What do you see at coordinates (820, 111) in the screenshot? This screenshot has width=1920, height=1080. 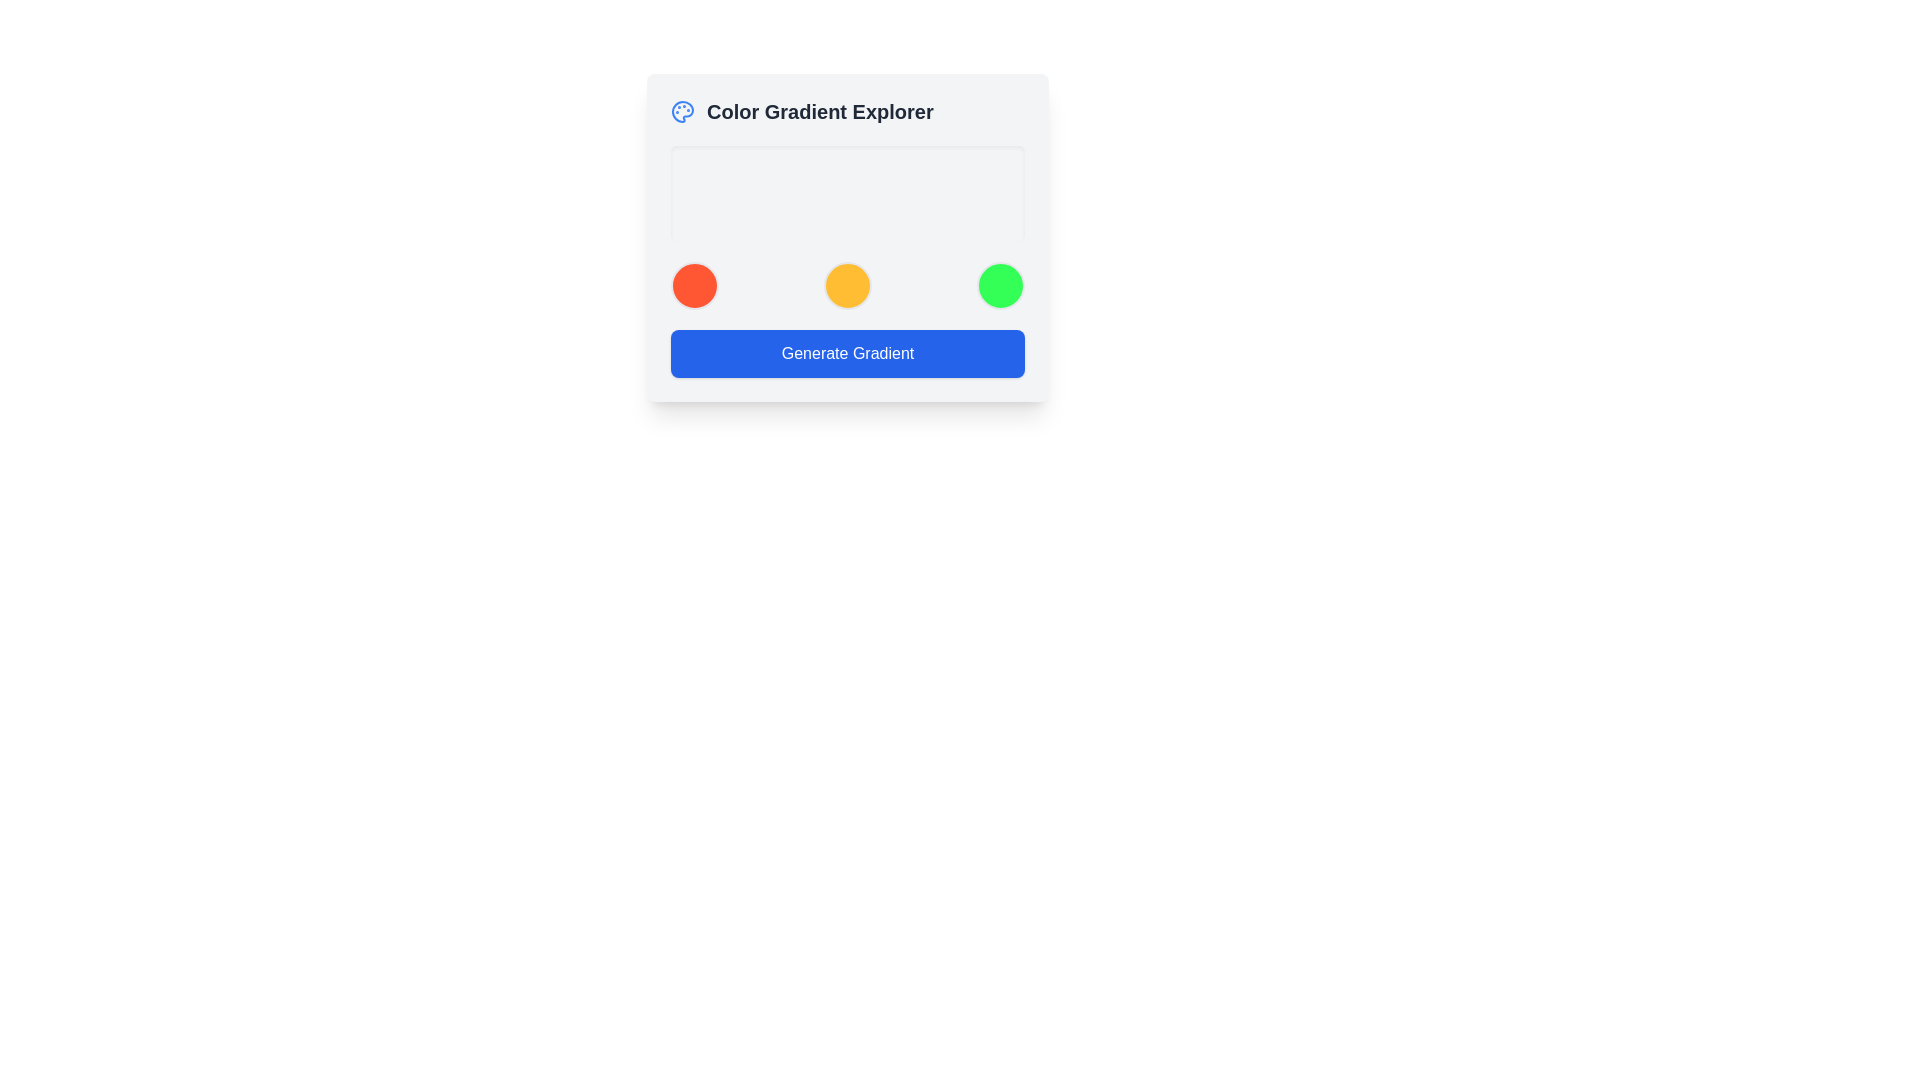 I see `the text label that reads 'Color Gradient Explorer', which is a bold gray text located near the top-center of the interface` at bounding box center [820, 111].